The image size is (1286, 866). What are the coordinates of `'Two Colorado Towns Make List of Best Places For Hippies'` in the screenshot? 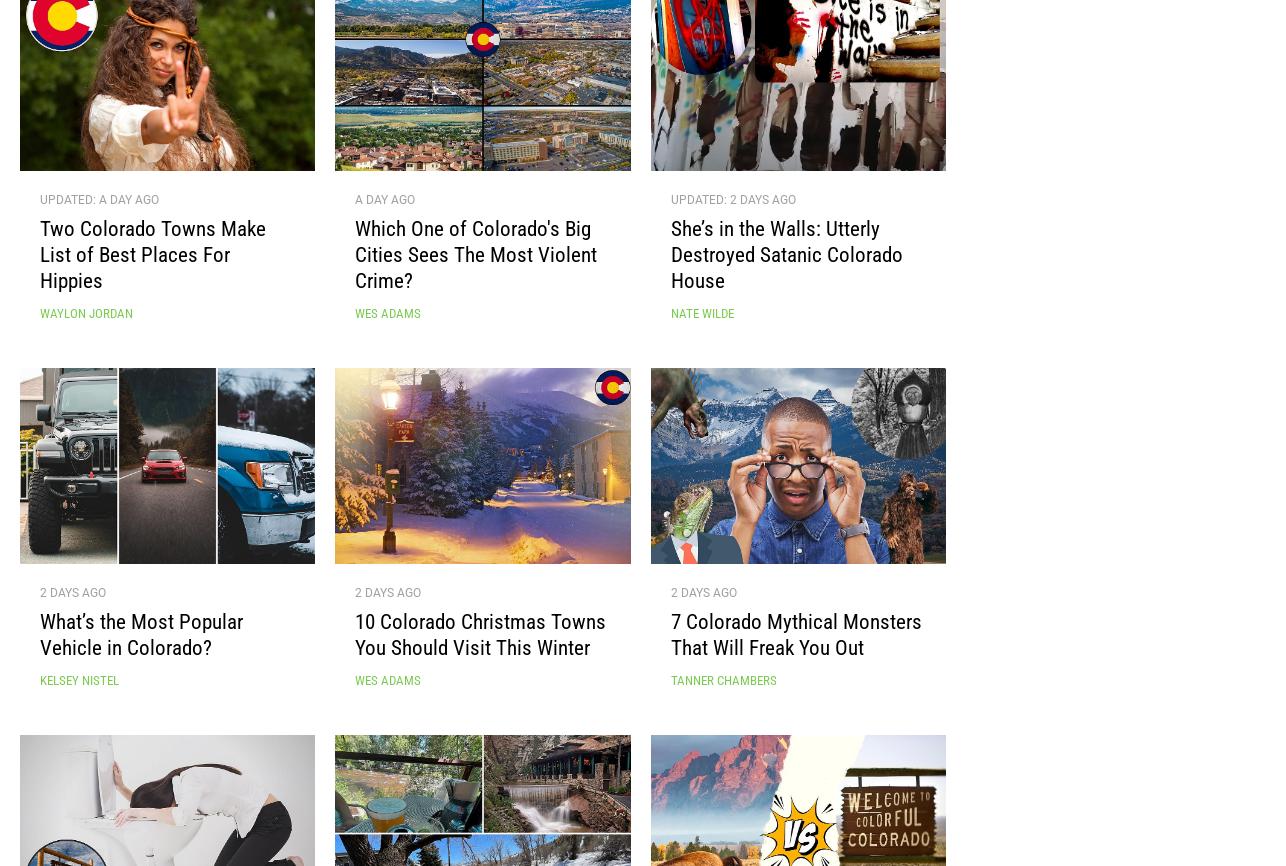 It's located at (153, 262).